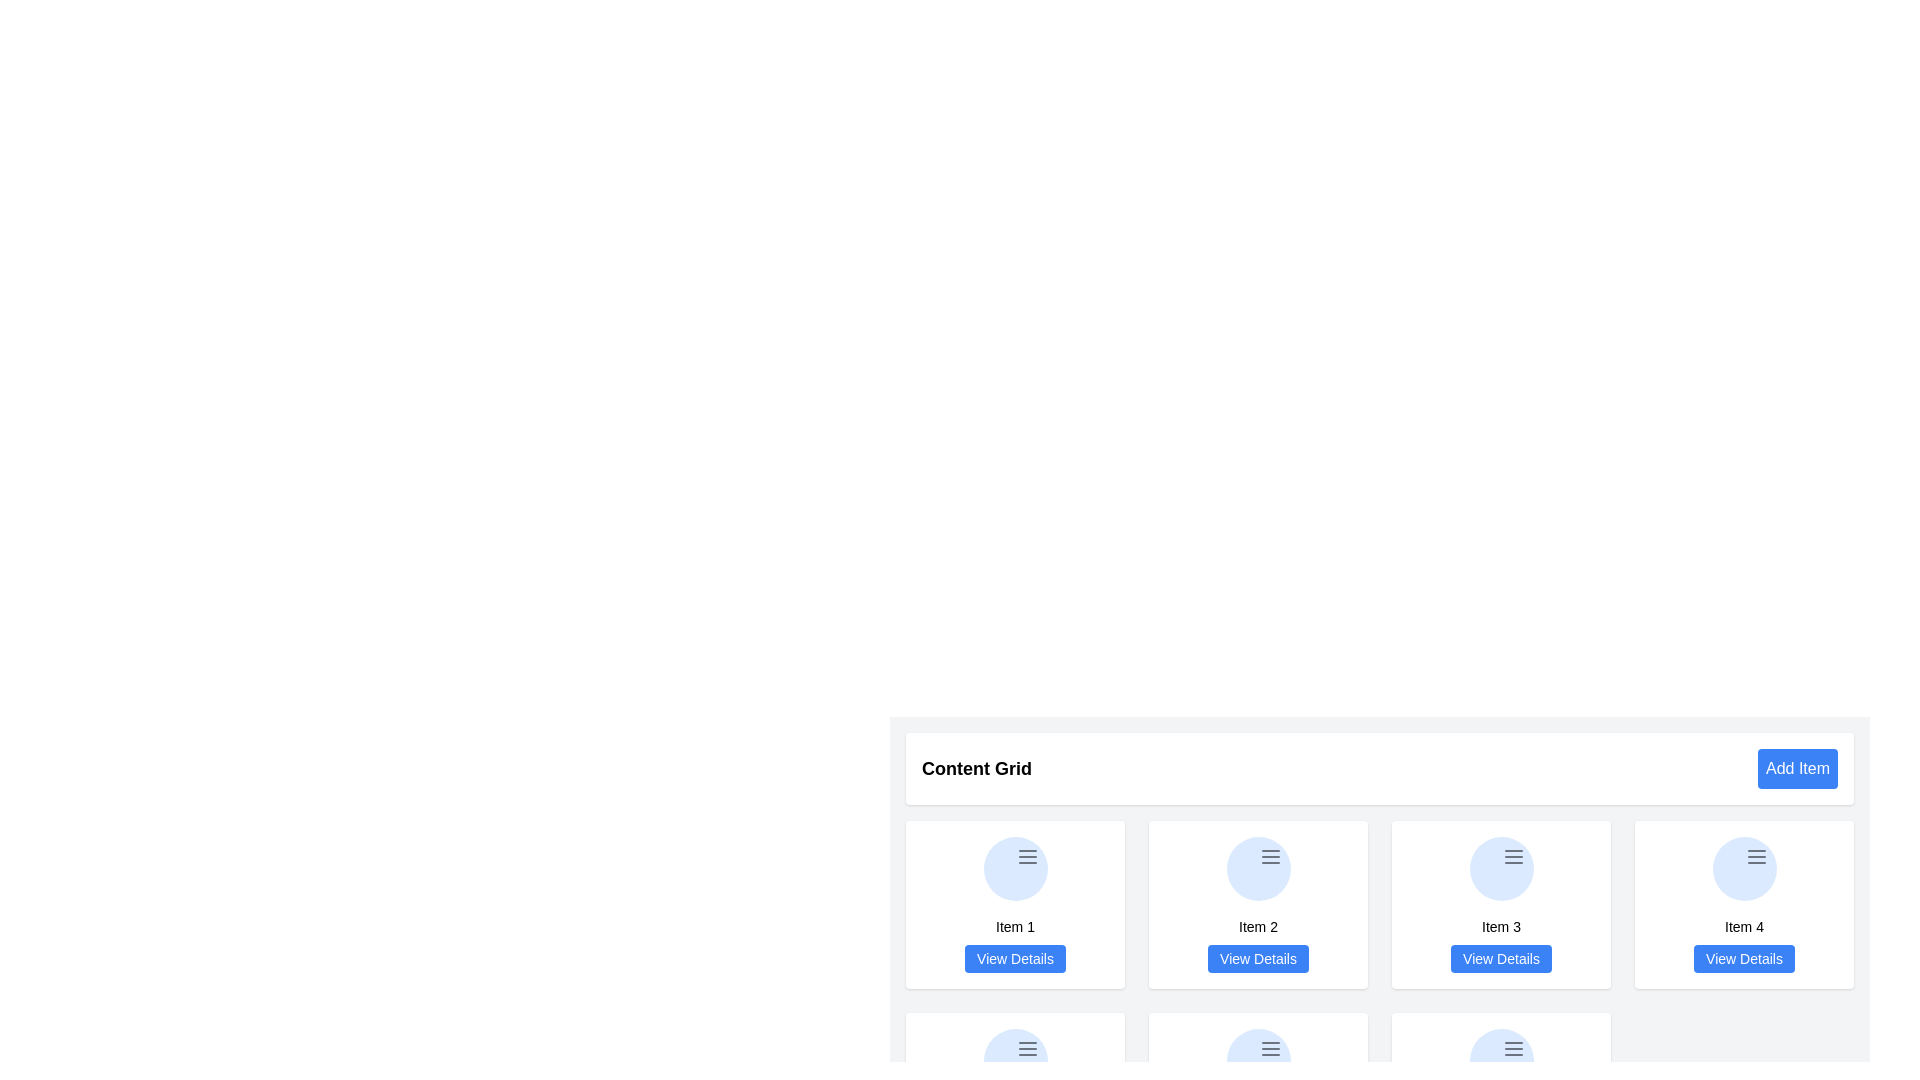 The height and width of the screenshot is (1080, 1920). I want to click on the circular icon with a light blue background and three horizontal gray lines, located at the top-center of the 'Item 4' card, so click(1743, 867).